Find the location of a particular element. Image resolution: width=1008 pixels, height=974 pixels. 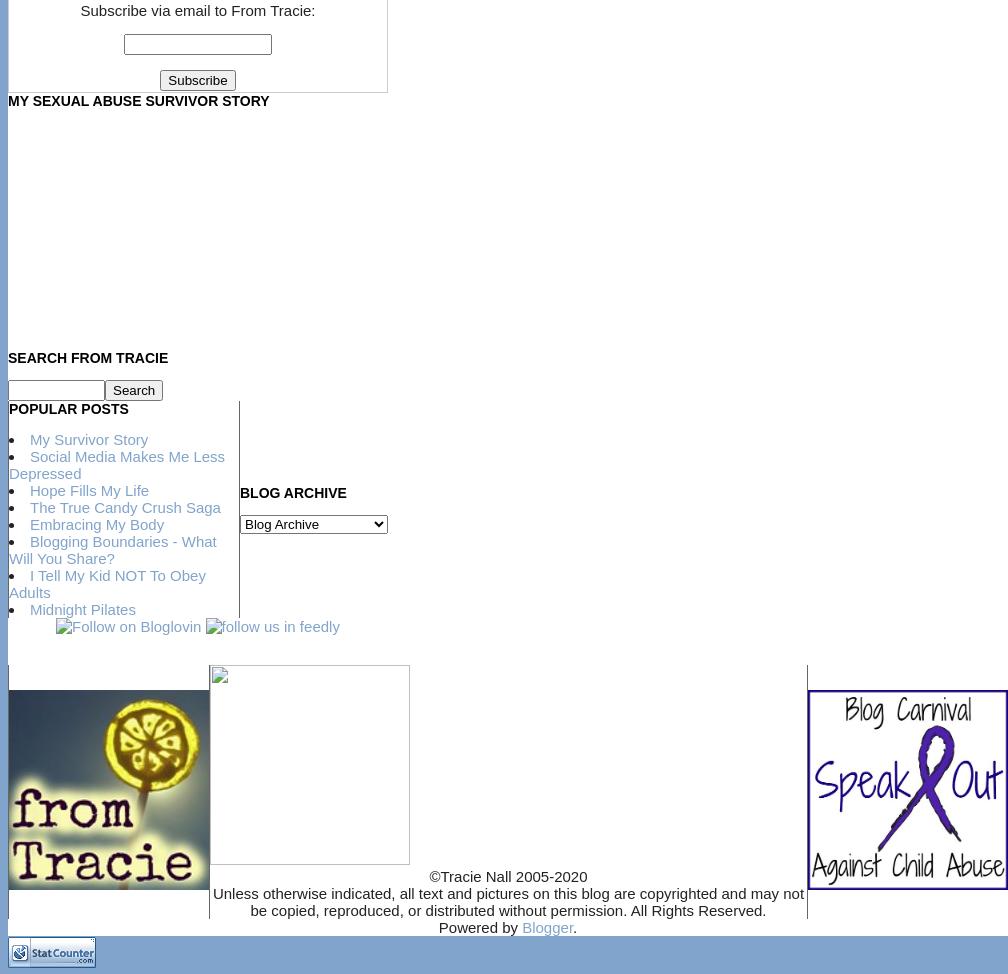

'Search From Tracie' is located at coordinates (87, 356).